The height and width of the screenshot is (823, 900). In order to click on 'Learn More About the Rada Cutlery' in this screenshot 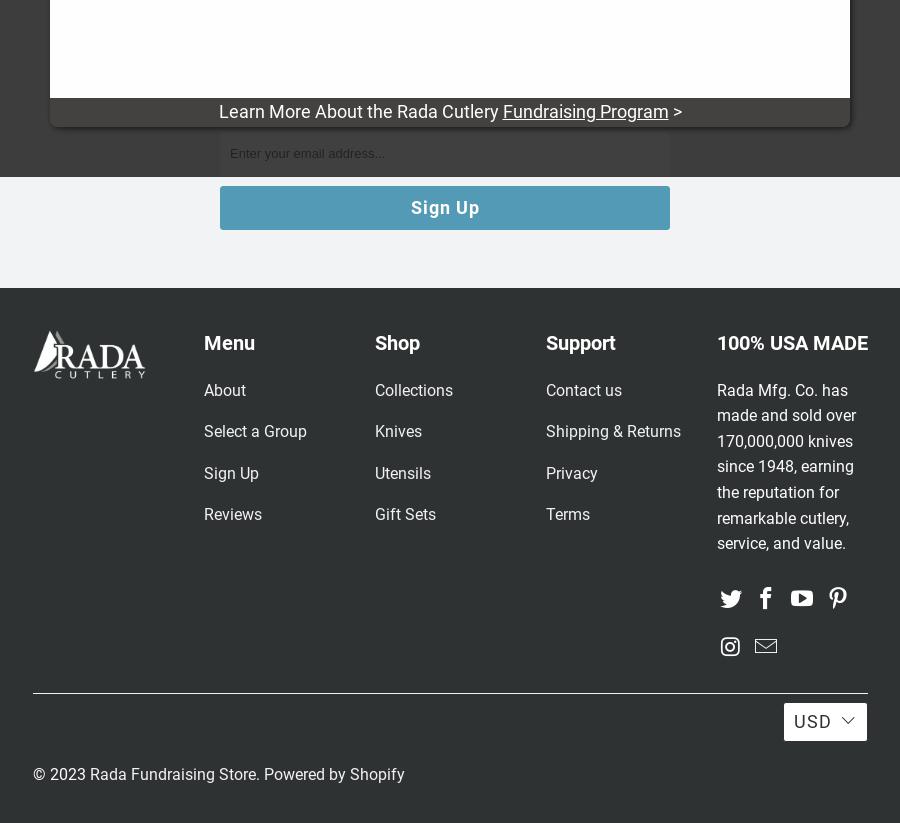, I will do `click(360, 110)`.